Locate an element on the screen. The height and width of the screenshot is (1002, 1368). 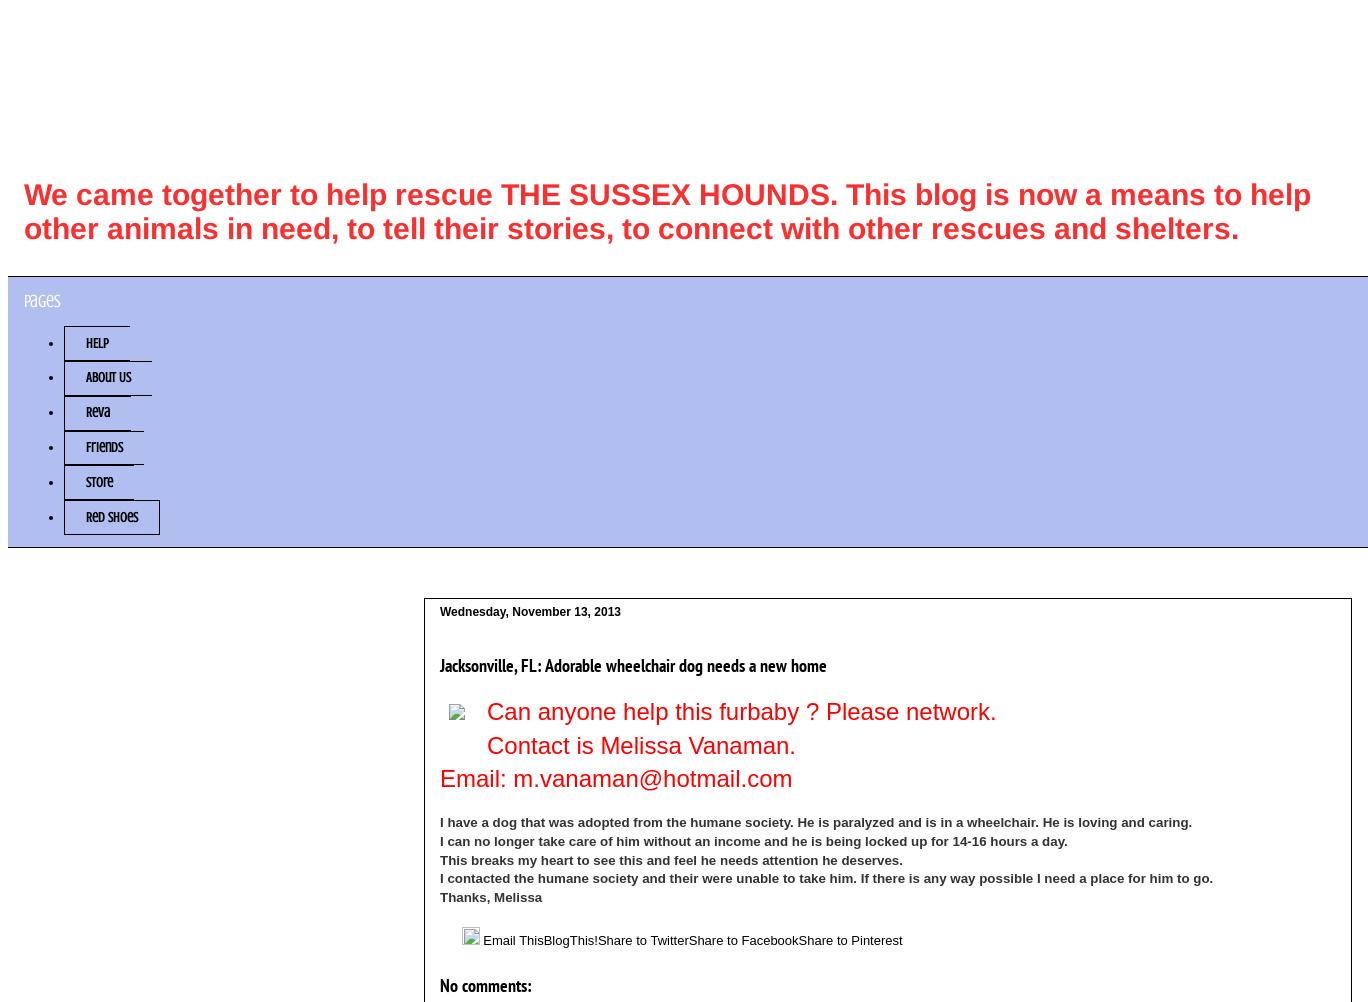
'I can no longer take care of him without an income and he is being locked up for 14-16 hours a day.' is located at coordinates (753, 841).